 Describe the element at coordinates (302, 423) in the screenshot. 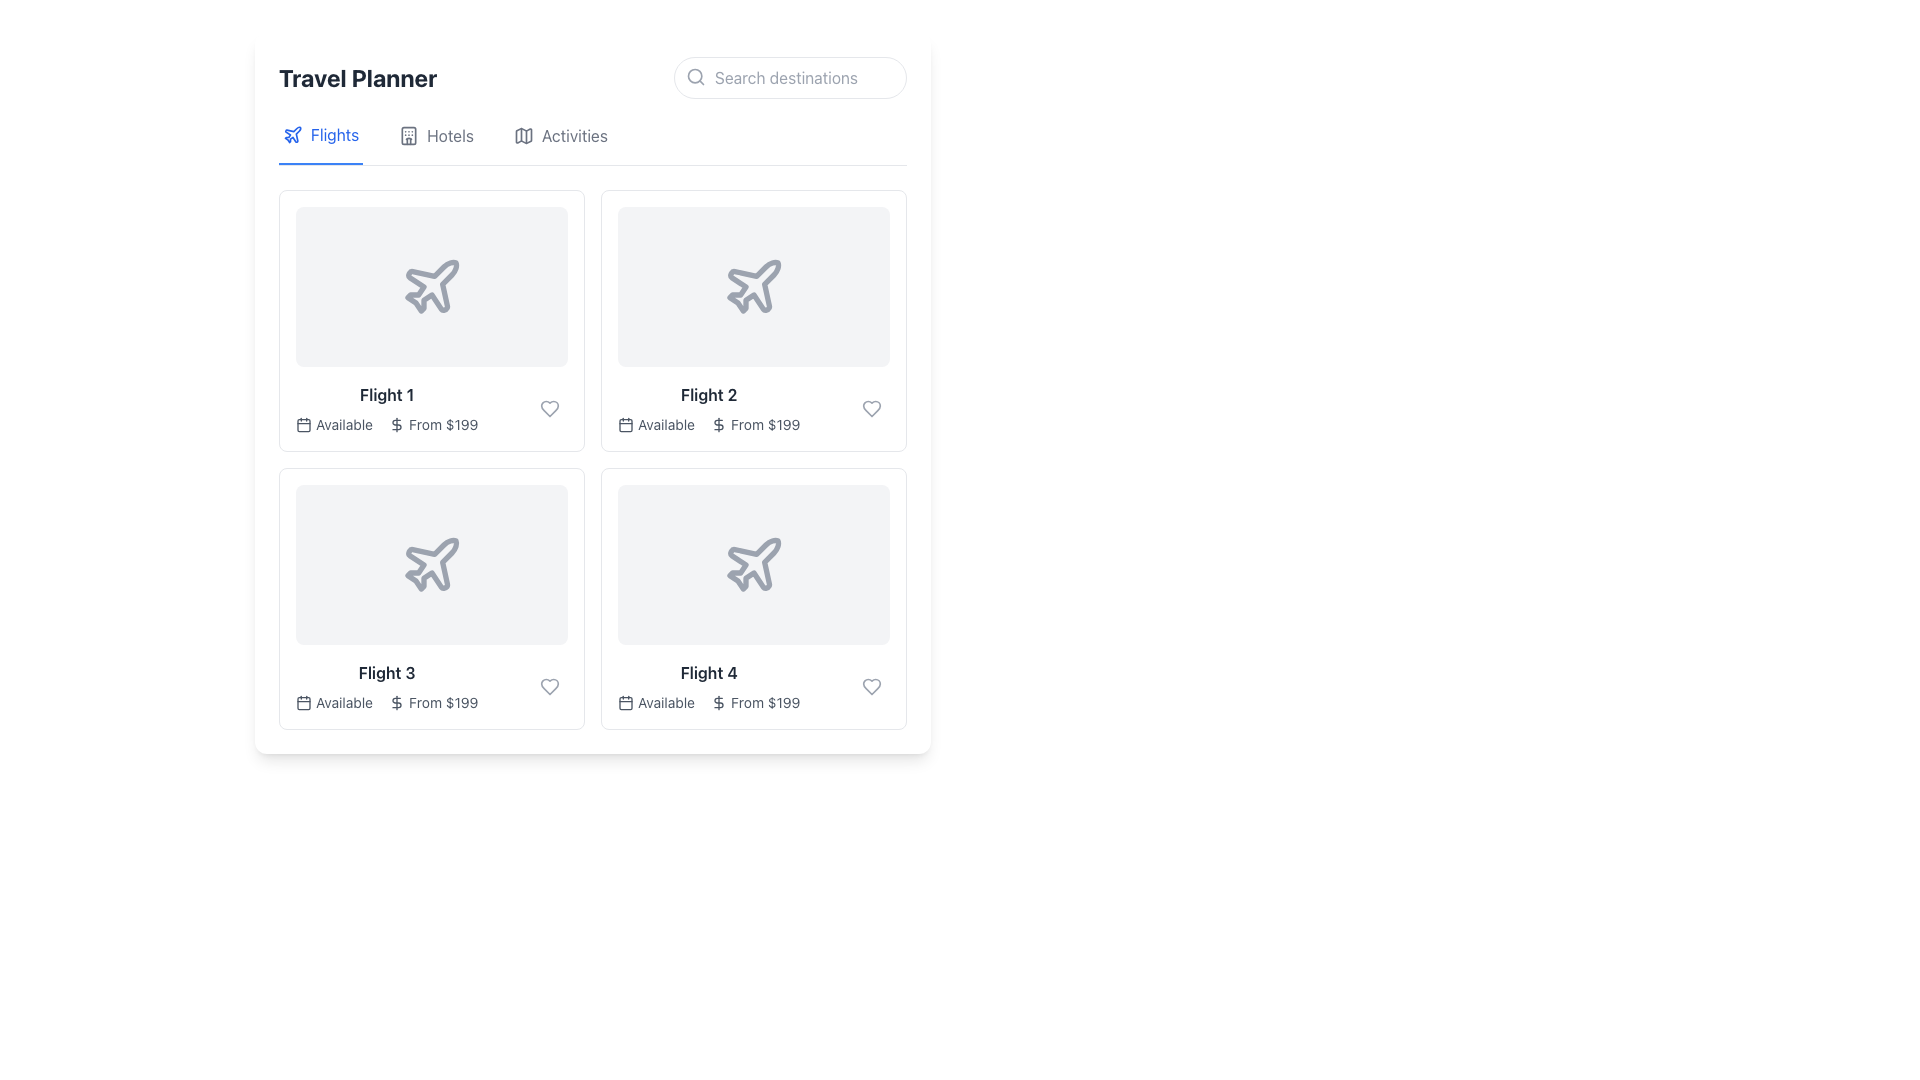

I see `the calendar icon that signifies date-related information for 'Flight 1', located to the left of the 'Available' text` at that location.